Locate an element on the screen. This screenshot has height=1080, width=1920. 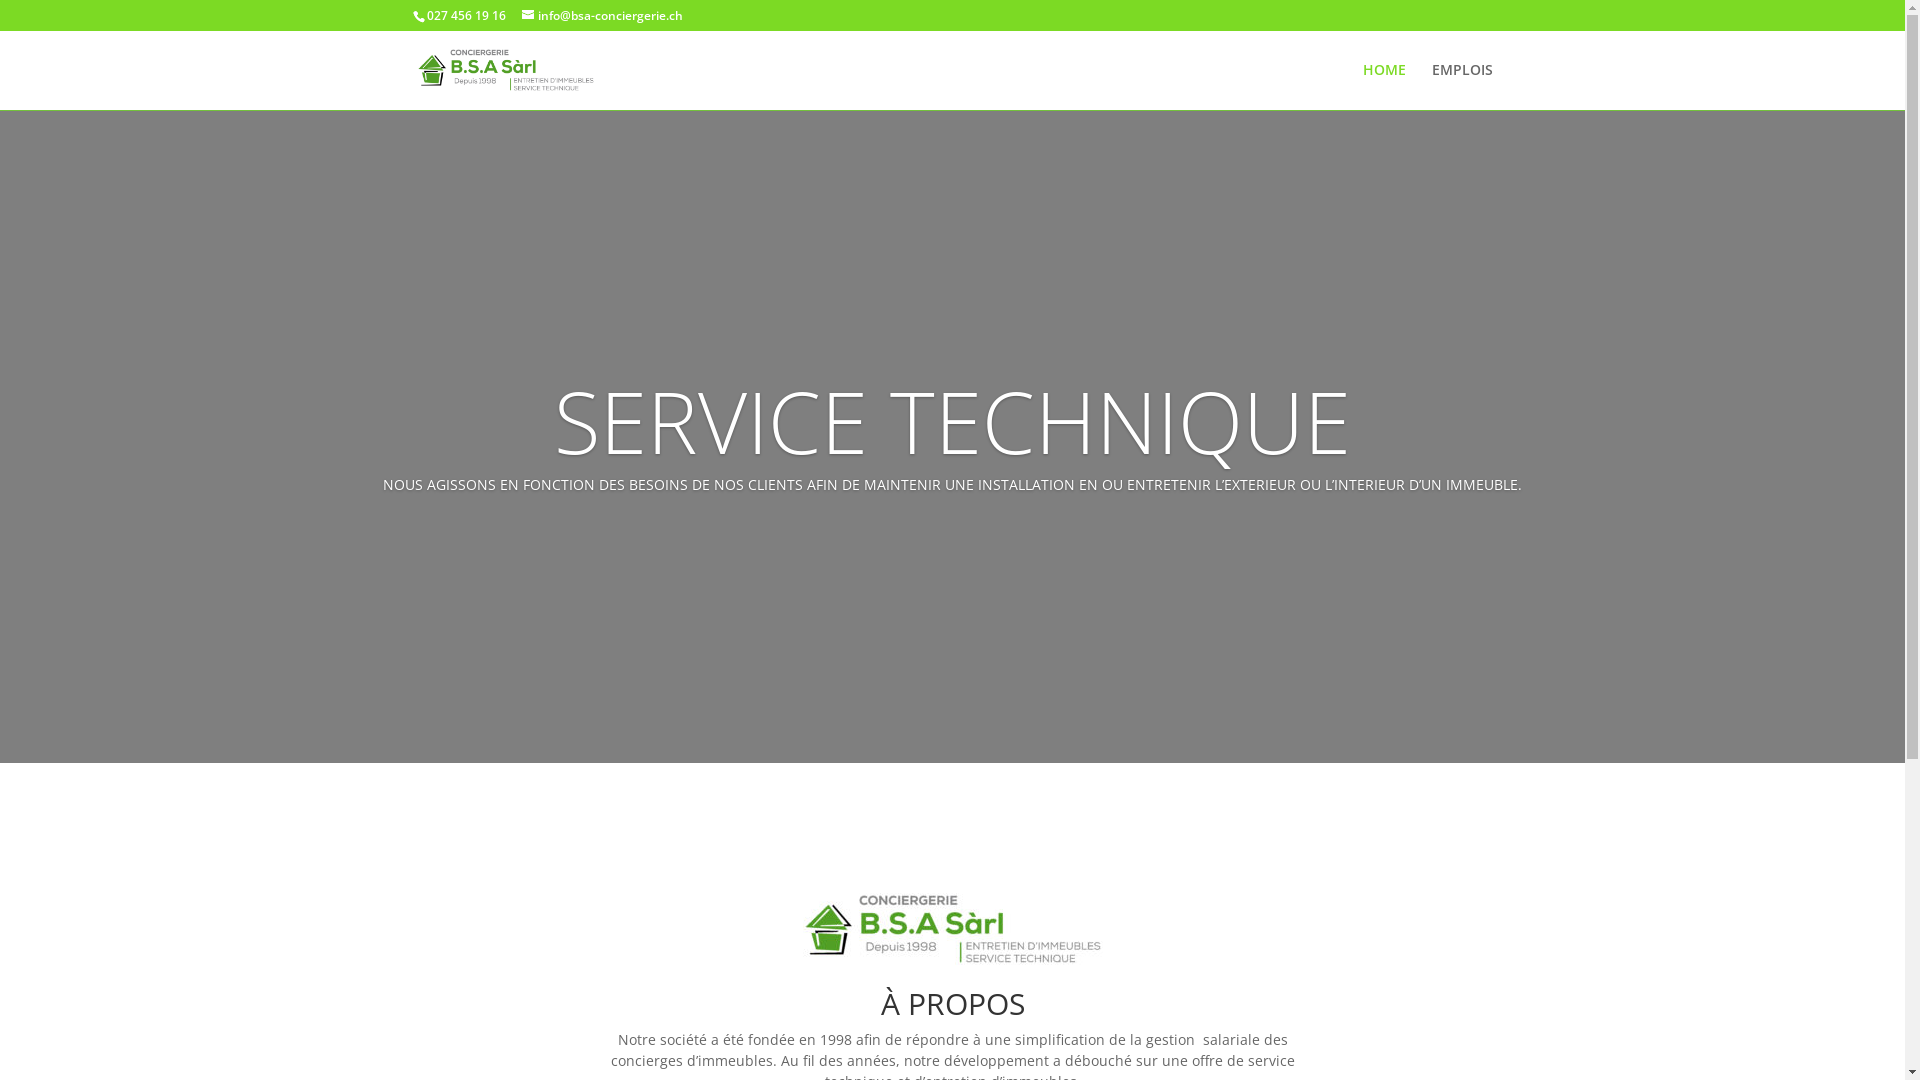
'EMPLOIS' is located at coordinates (1462, 85).